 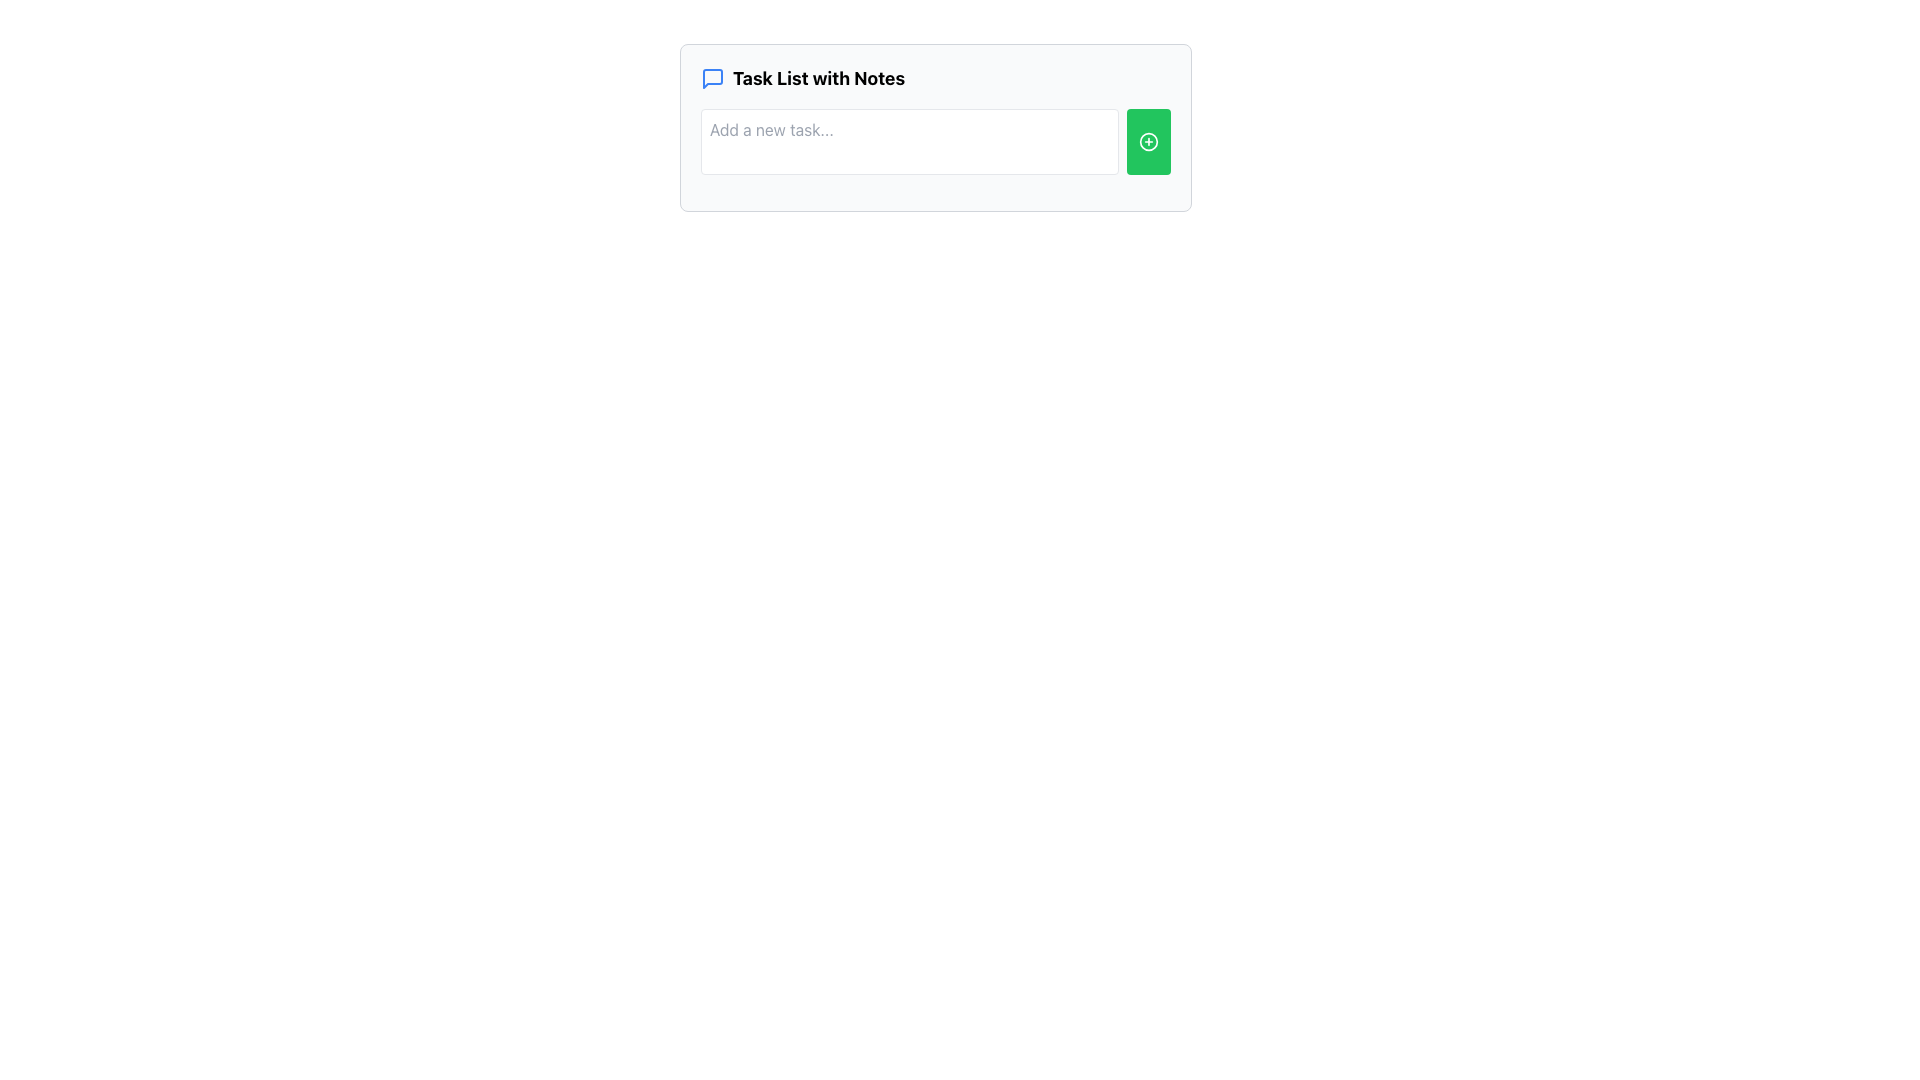 What do you see at coordinates (1148, 141) in the screenshot?
I see `the representation of the Add button icon located on the right side of the input field for adding tasks` at bounding box center [1148, 141].